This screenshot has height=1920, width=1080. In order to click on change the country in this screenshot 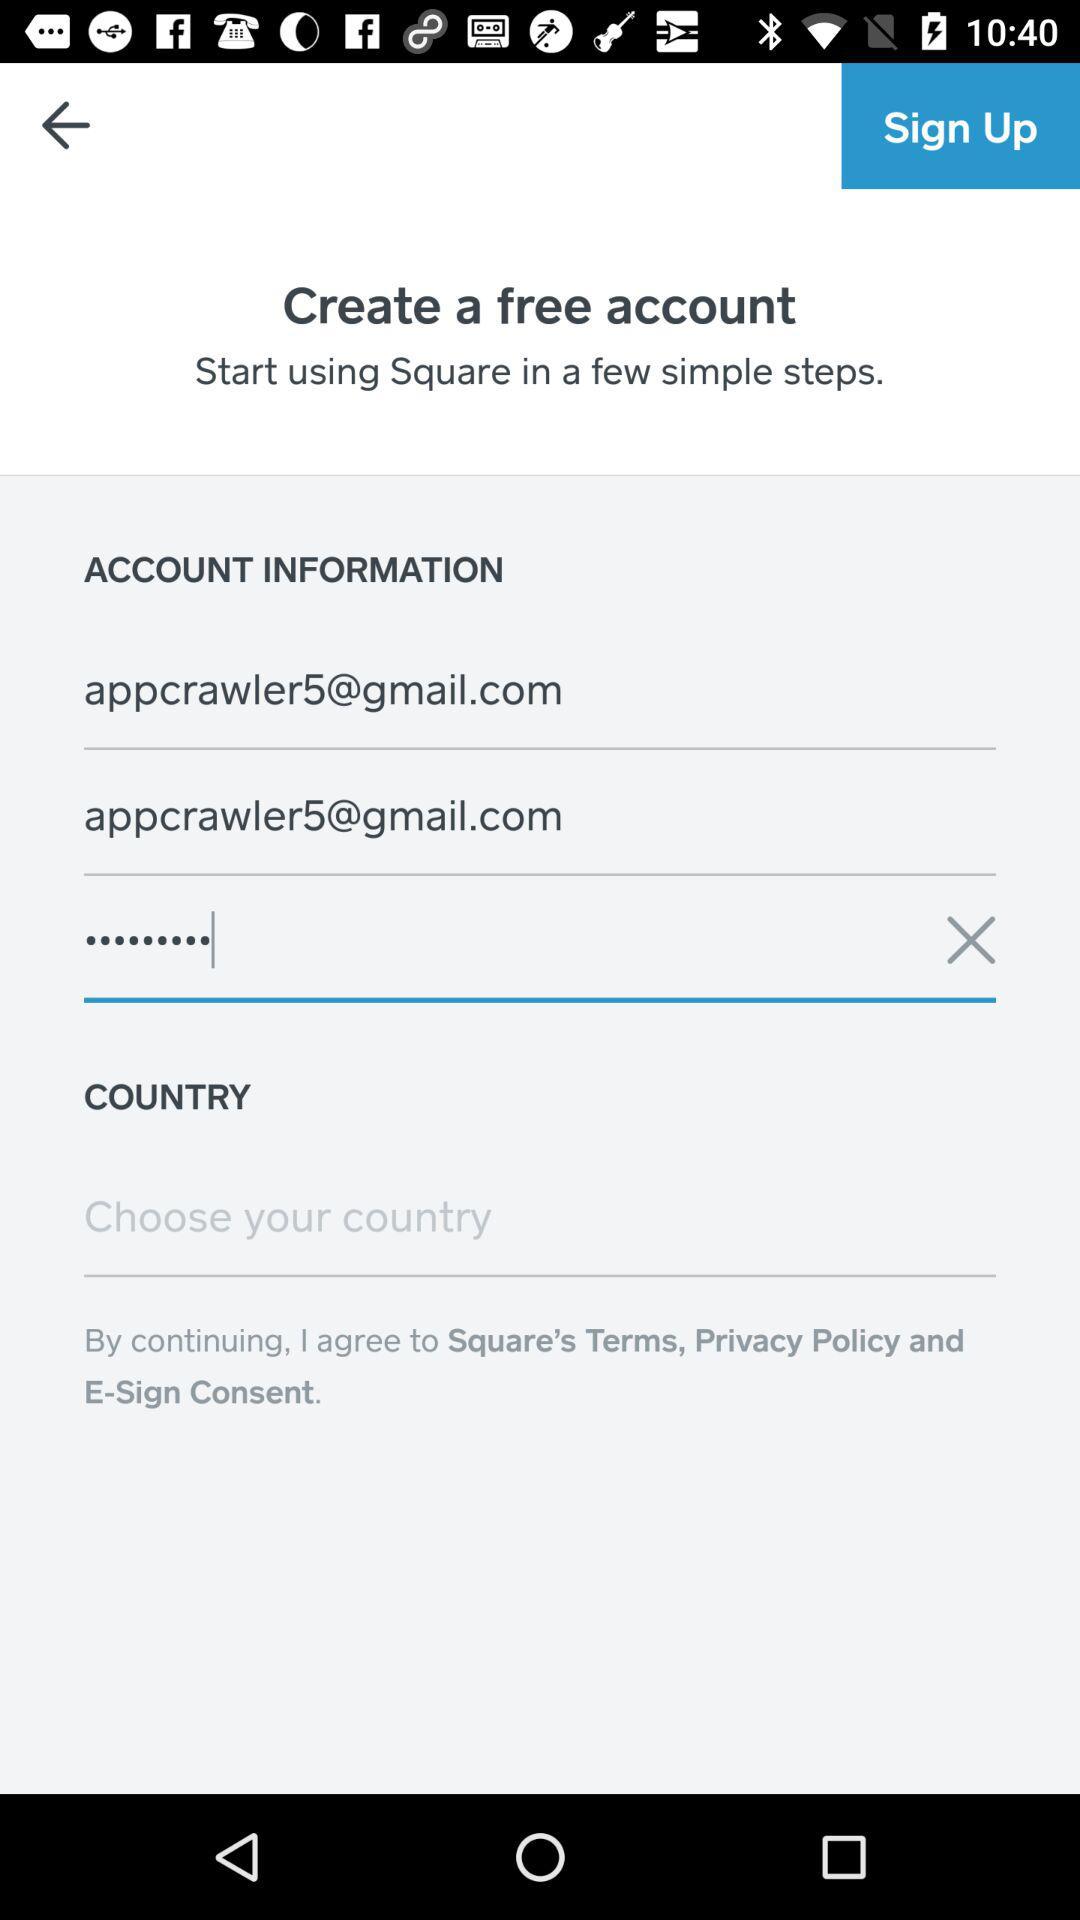, I will do `click(540, 1213)`.